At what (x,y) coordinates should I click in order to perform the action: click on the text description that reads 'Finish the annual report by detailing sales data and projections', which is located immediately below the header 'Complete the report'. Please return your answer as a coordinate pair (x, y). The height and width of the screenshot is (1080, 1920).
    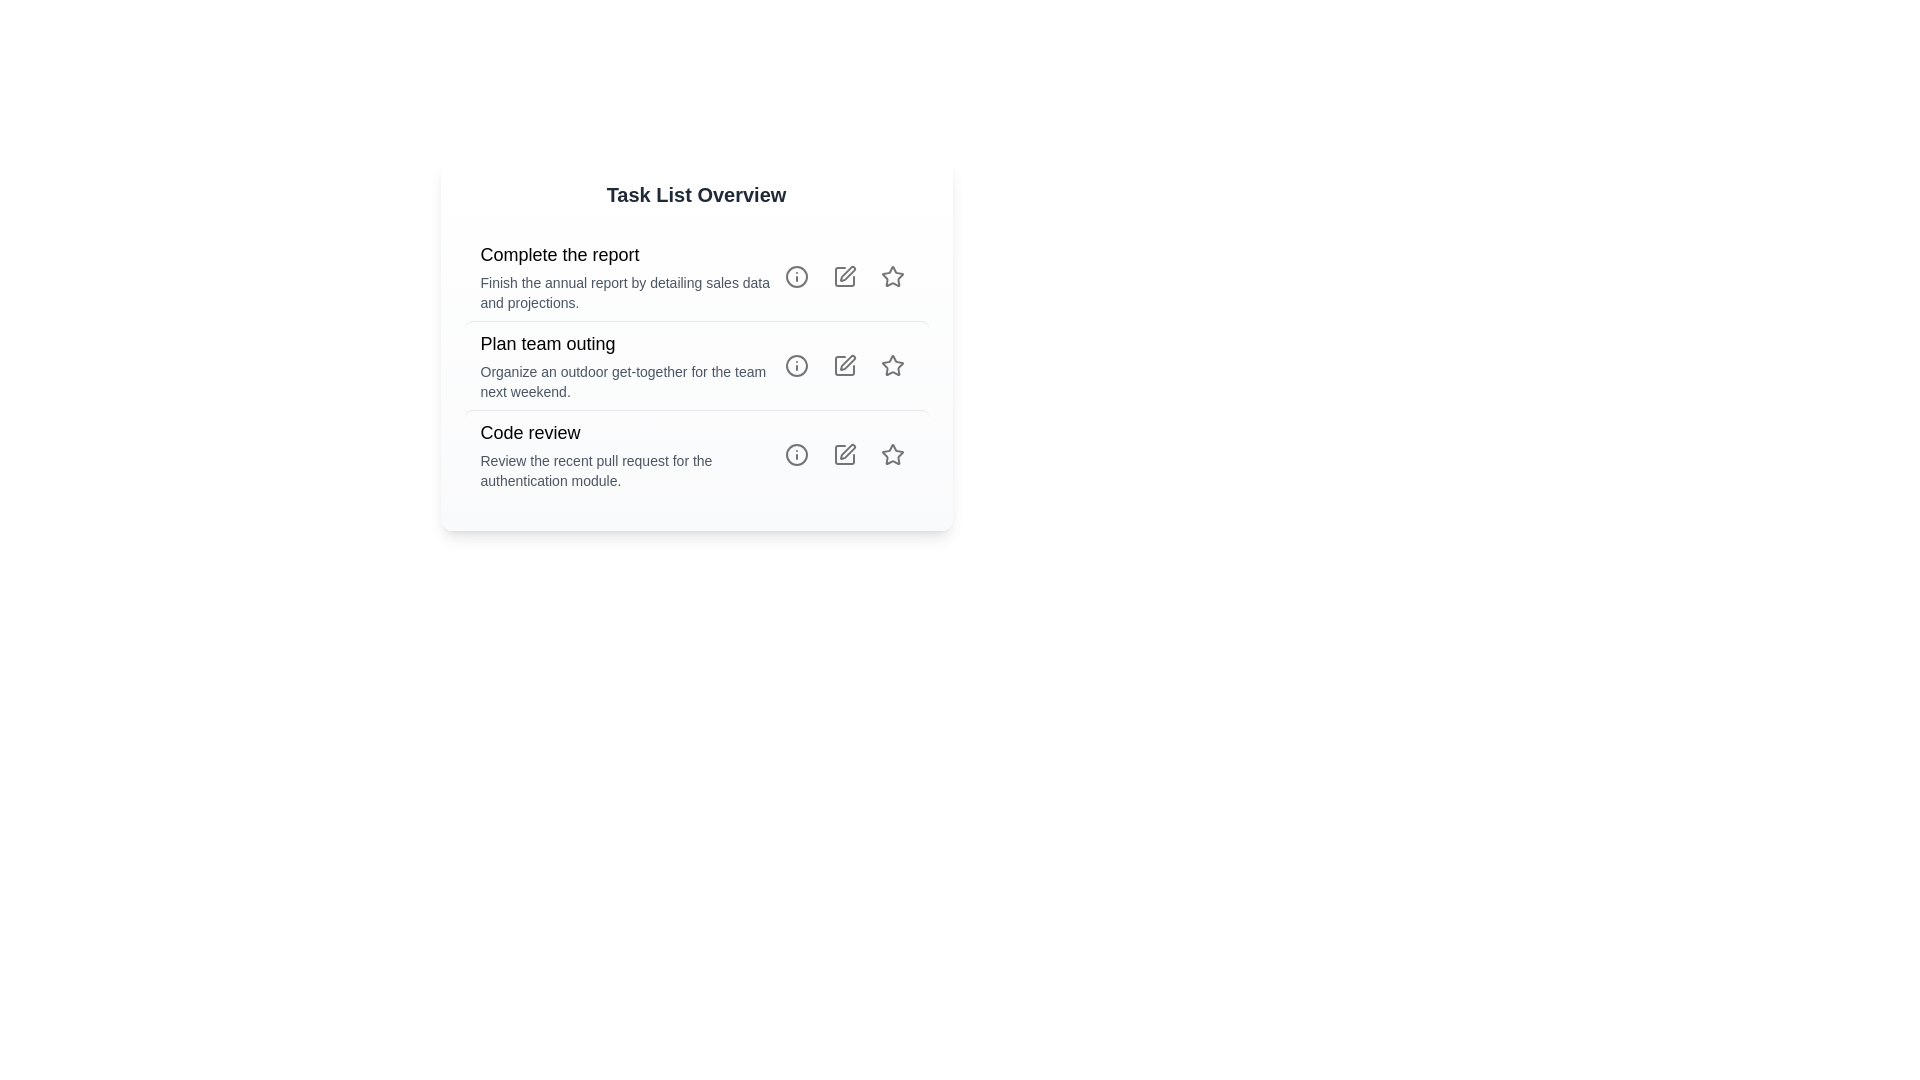
    Looking at the image, I should click on (627, 293).